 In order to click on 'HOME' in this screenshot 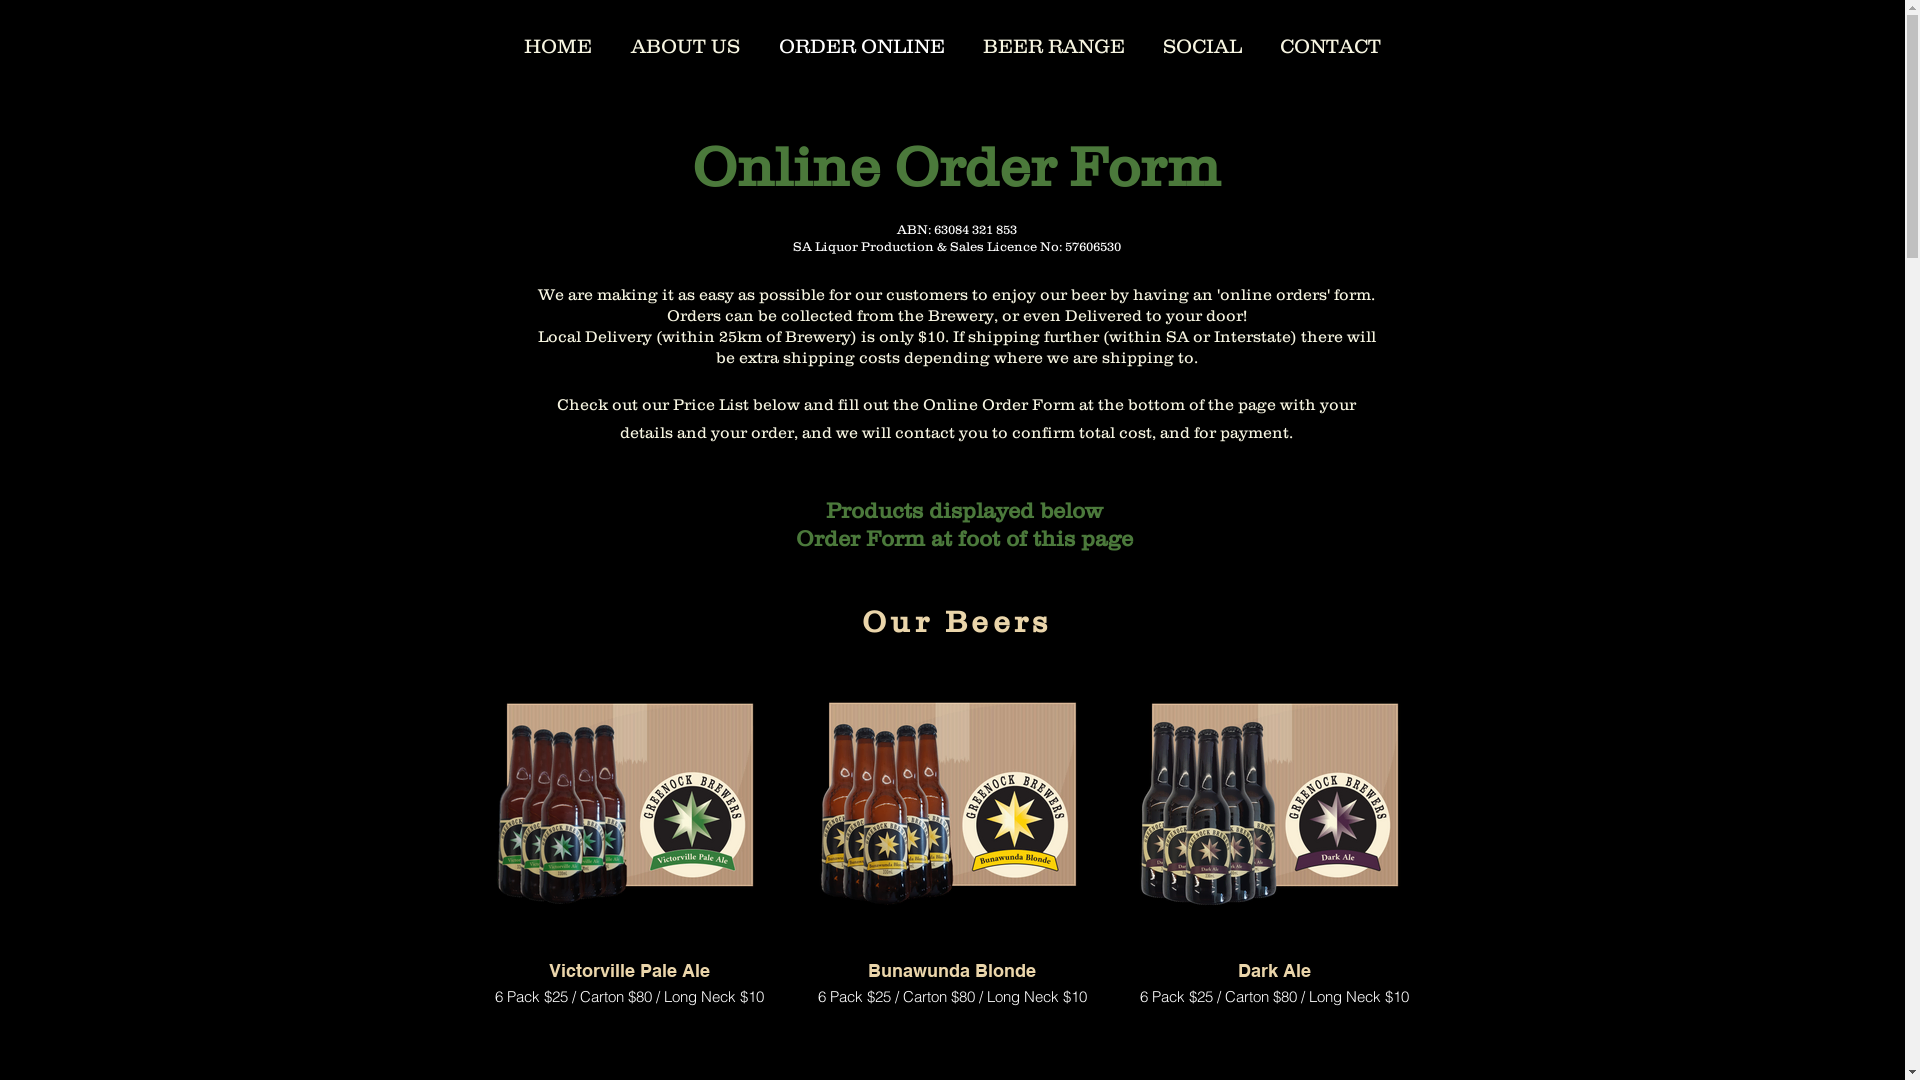, I will do `click(557, 43)`.